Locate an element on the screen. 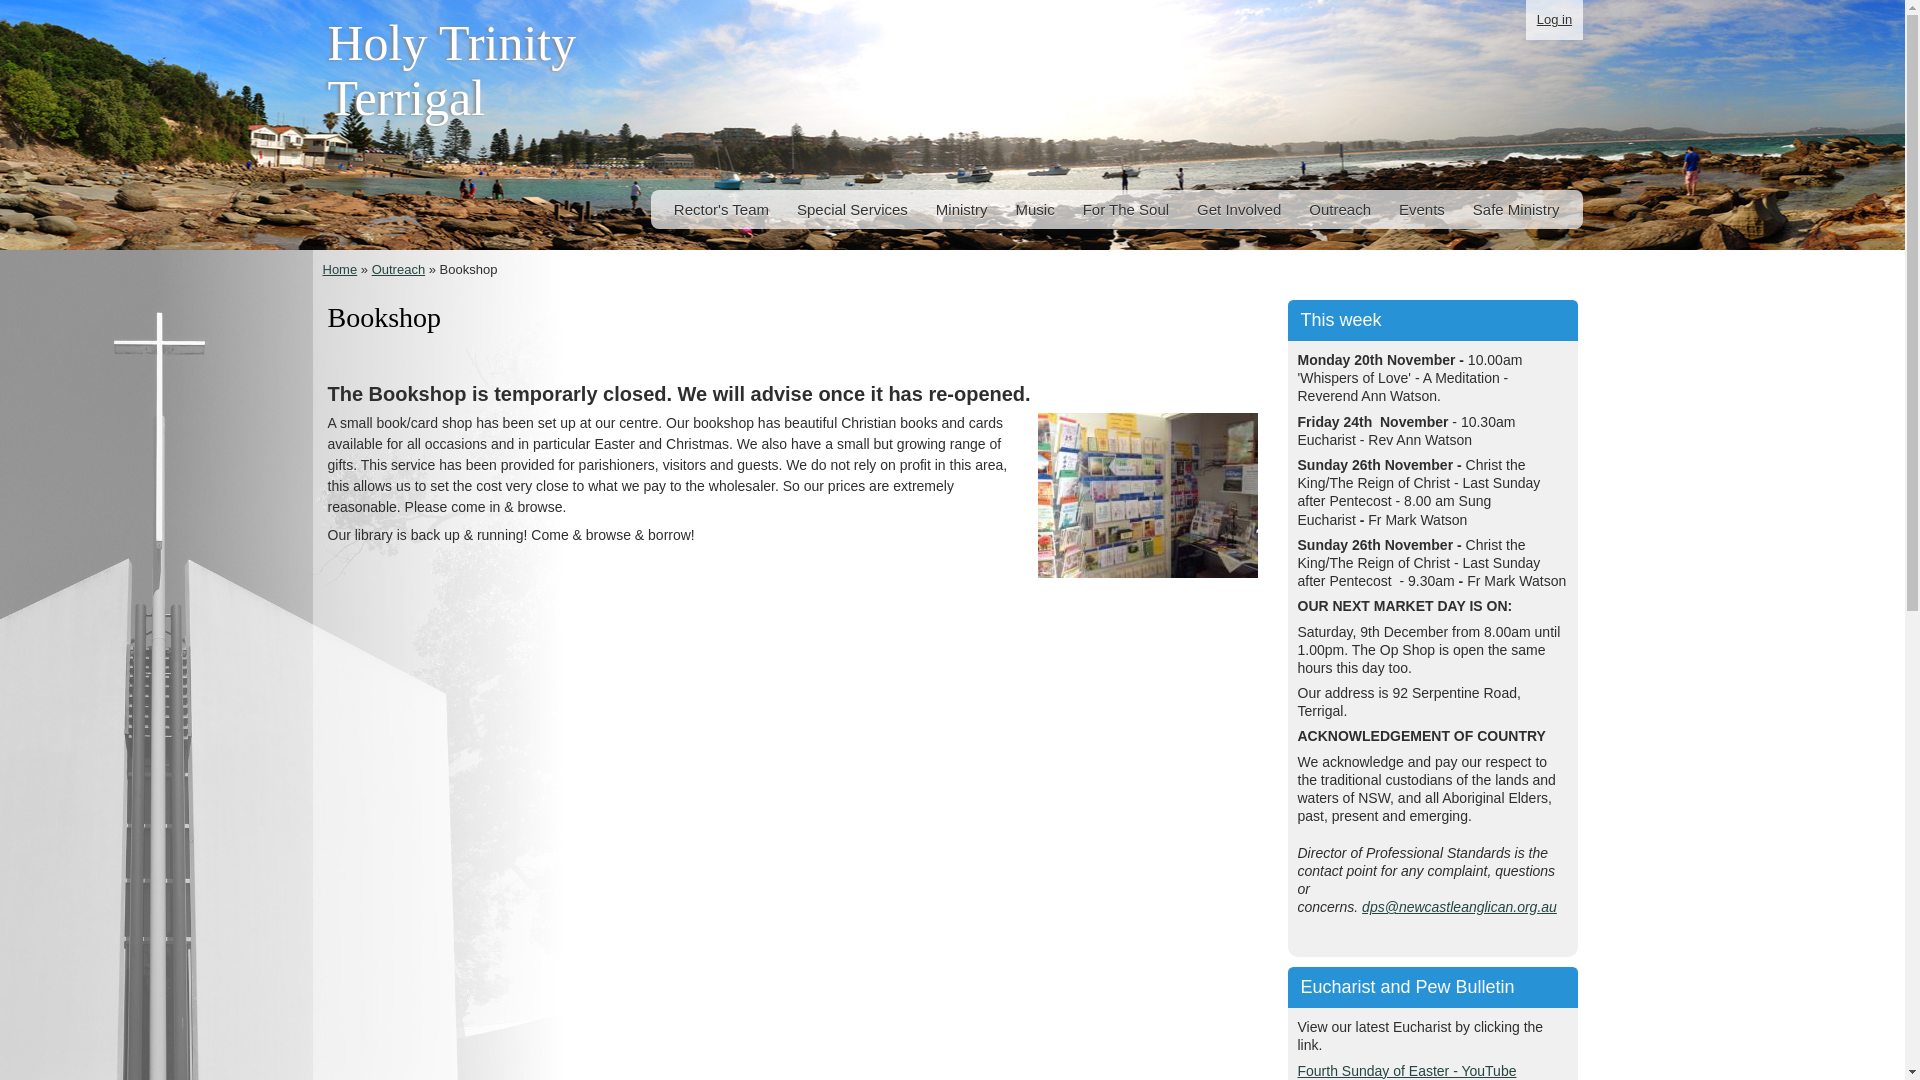 The image size is (1920, 1080). 'Safe Ministry' is located at coordinates (1516, 209).